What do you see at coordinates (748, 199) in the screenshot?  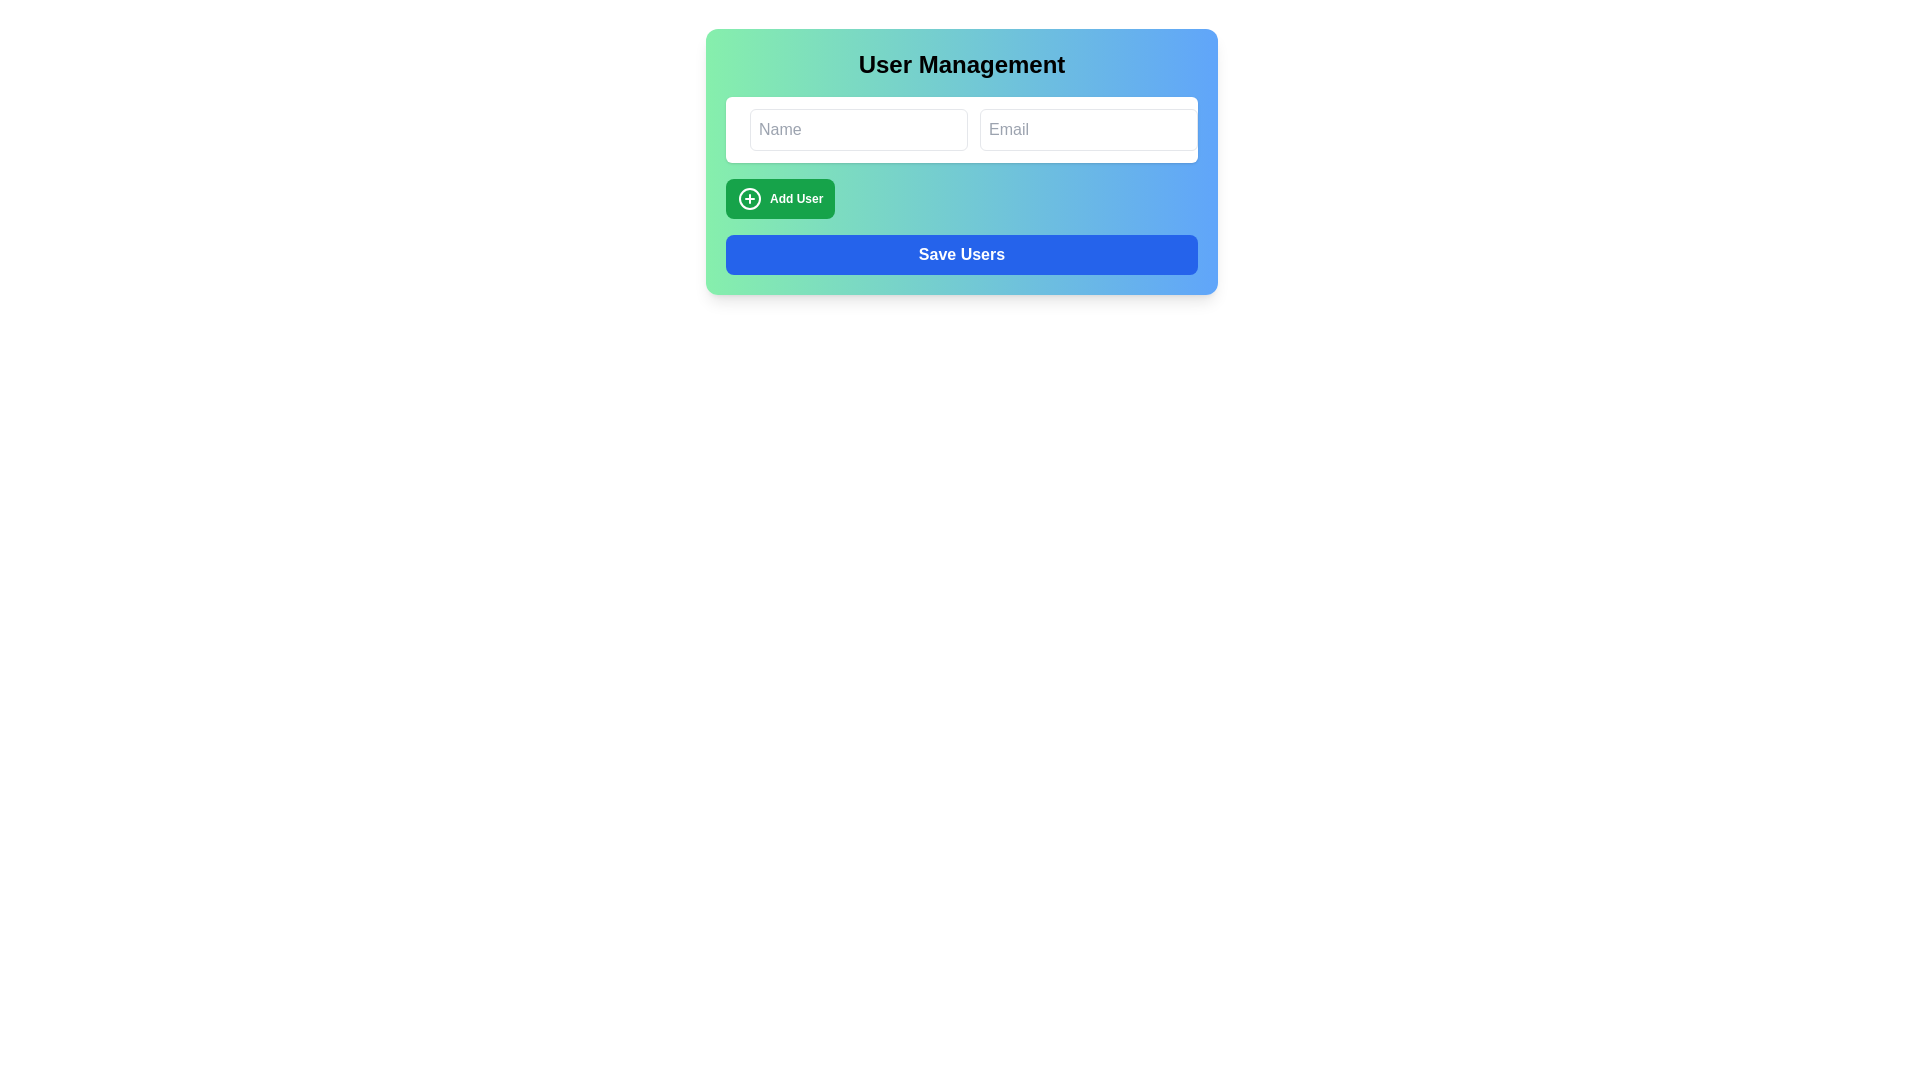 I see `the icon representing the action of adding a user, located on the left side of the 'Add User' button, for visual feedback` at bounding box center [748, 199].